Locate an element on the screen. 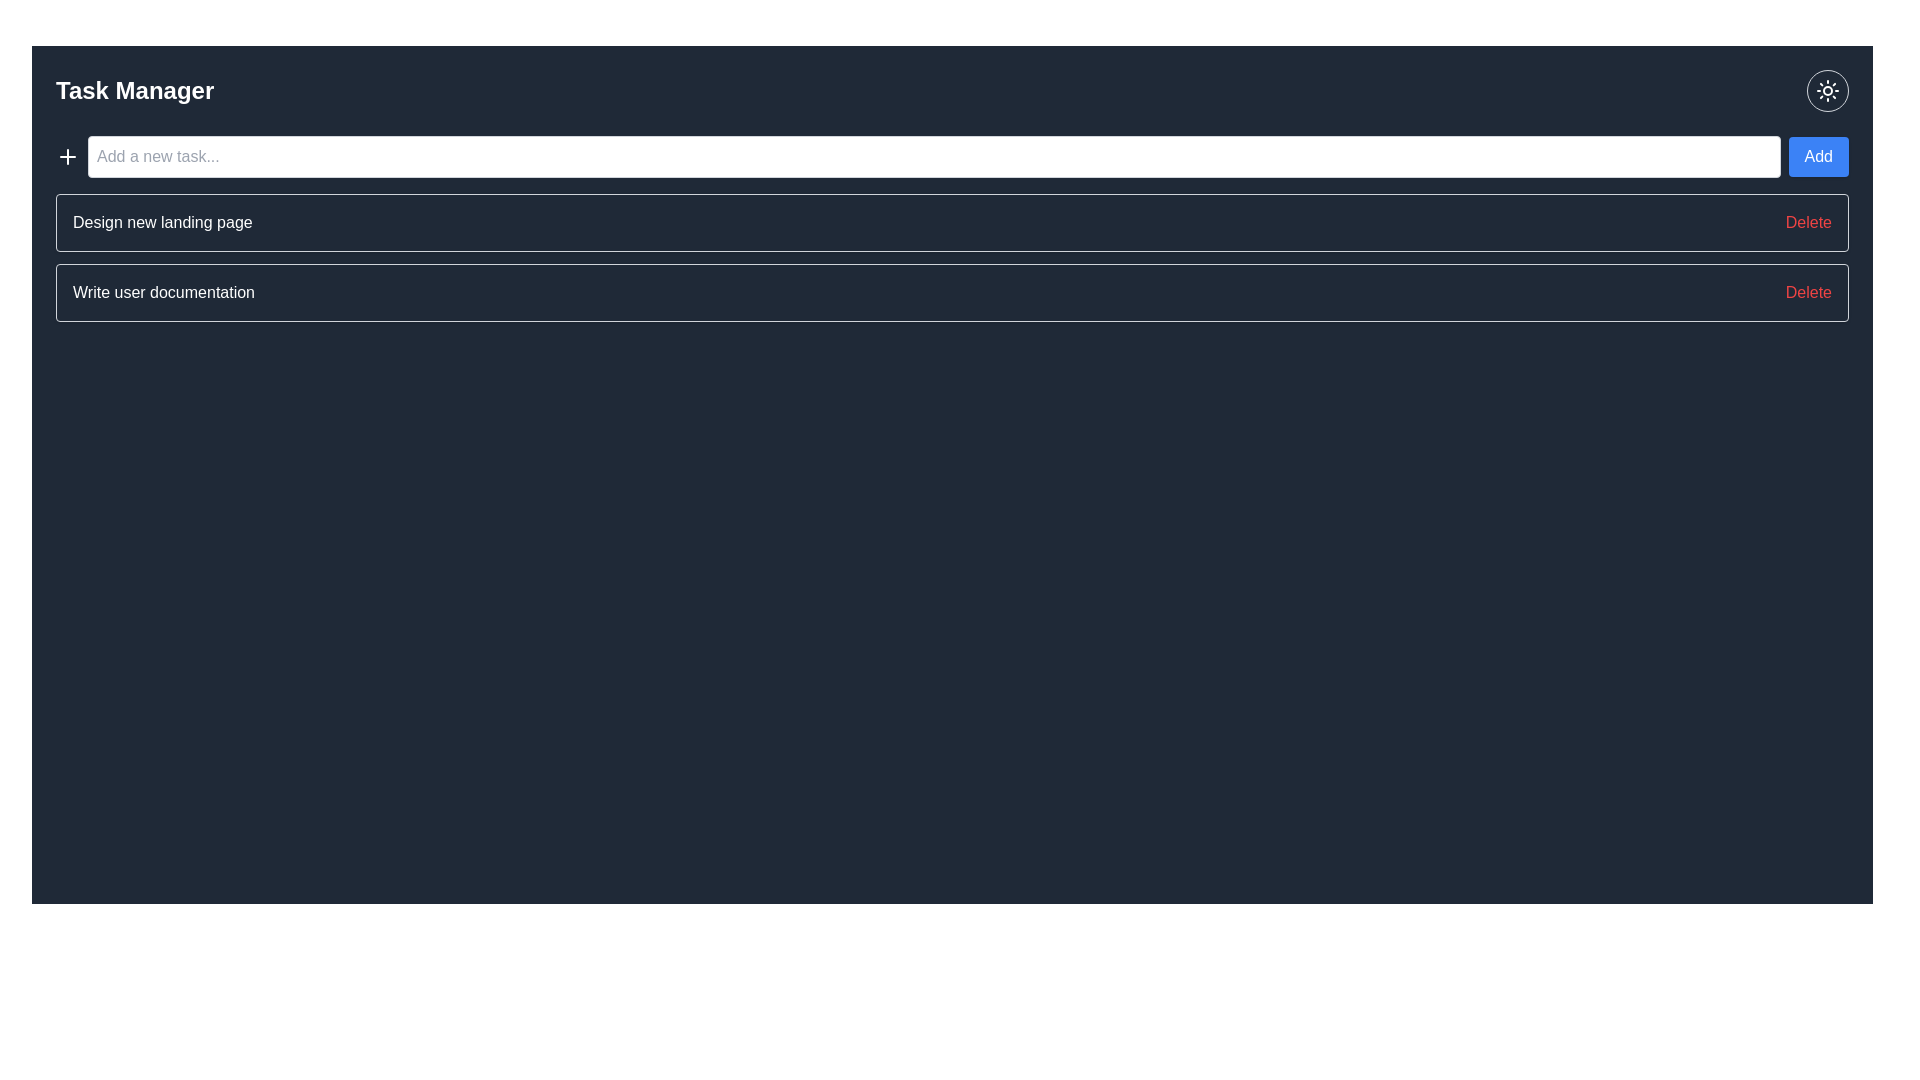 This screenshot has width=1920, height=1080. the text label that indicates the content of the second task item in the task management interface, which is positioned to the left of the red 'Delete' button is located at coordinates (163, 293).